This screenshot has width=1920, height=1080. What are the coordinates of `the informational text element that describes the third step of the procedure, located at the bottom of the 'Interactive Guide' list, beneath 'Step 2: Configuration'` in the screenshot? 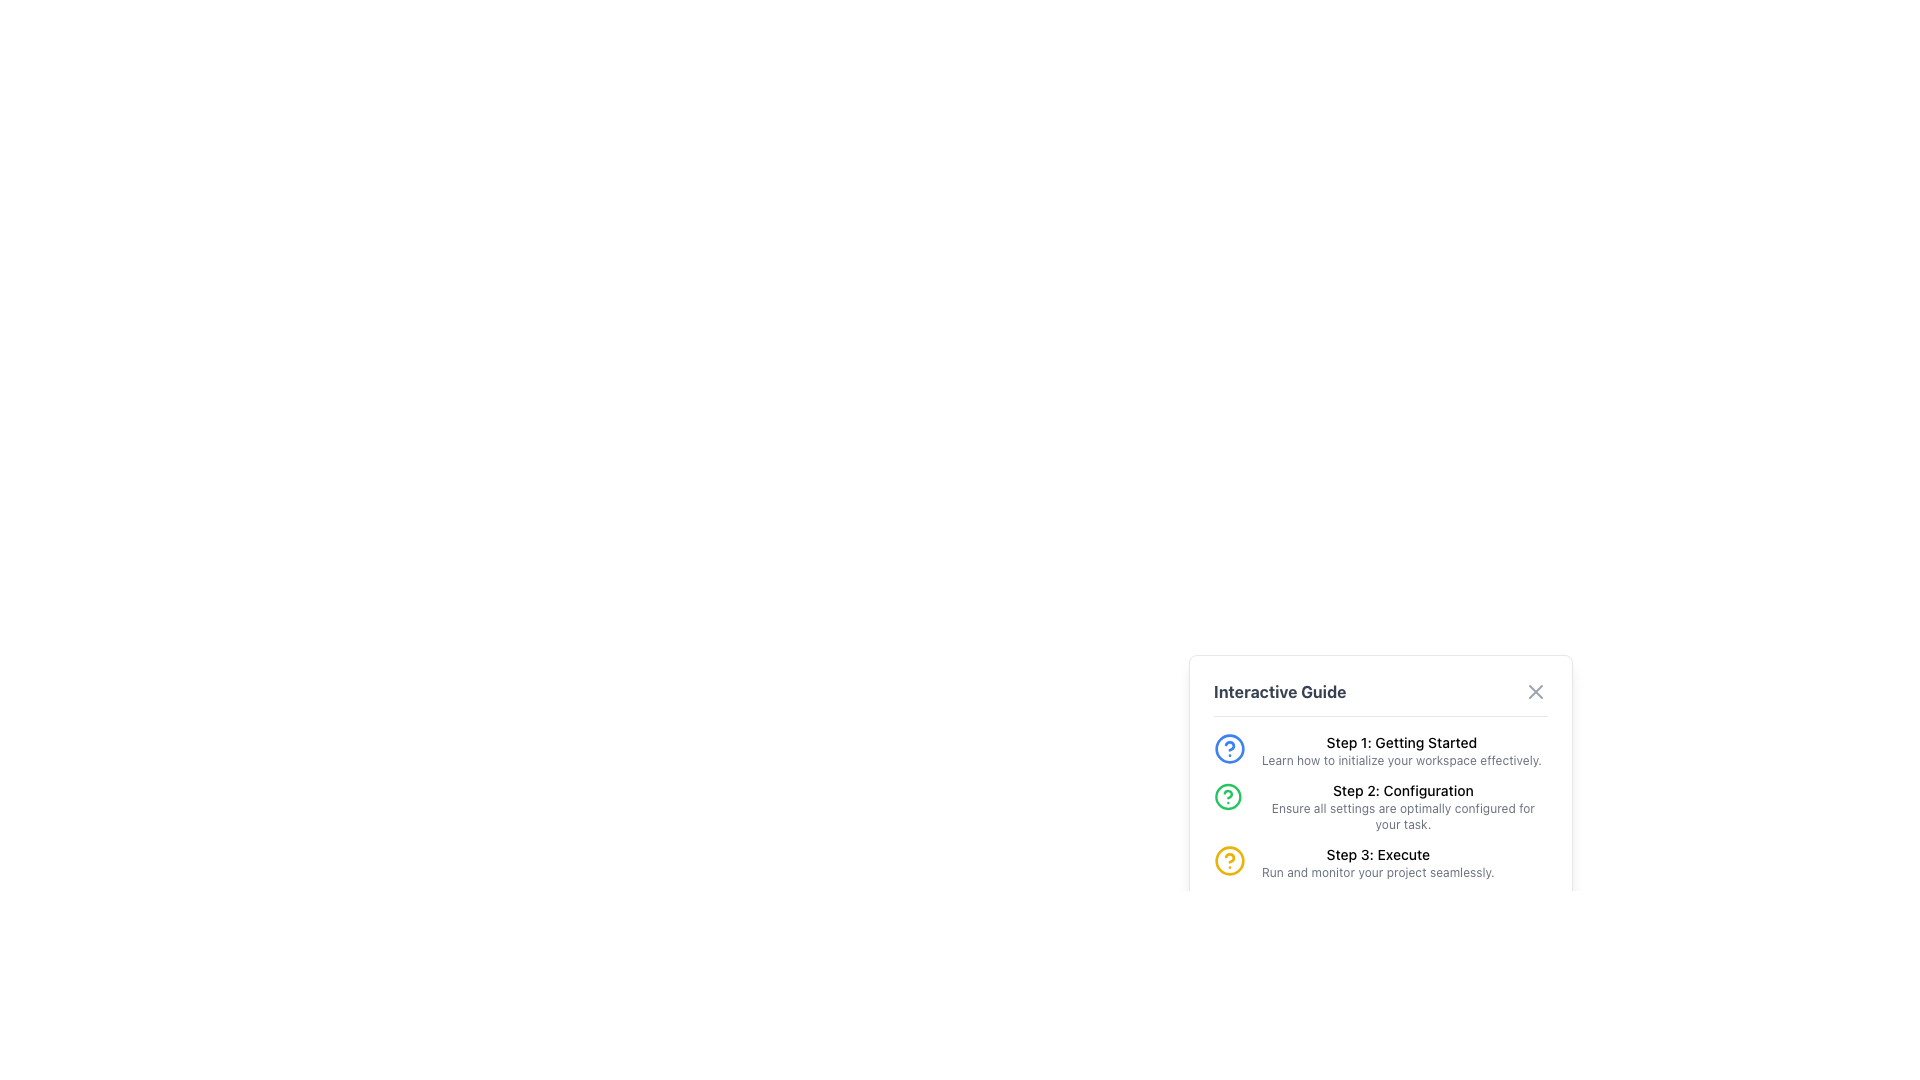 It's located at (1377, 862).